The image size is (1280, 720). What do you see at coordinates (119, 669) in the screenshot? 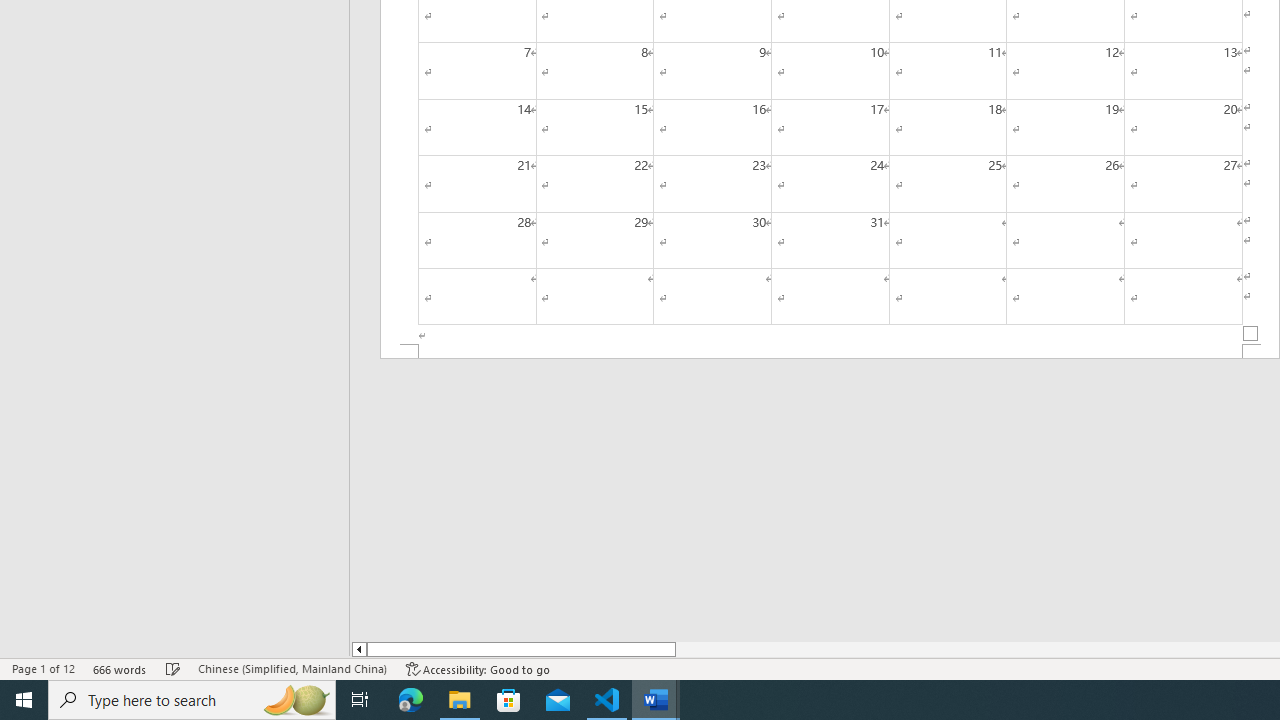
I see `'Word Count 666 words'` at bounding box center [119, 669].